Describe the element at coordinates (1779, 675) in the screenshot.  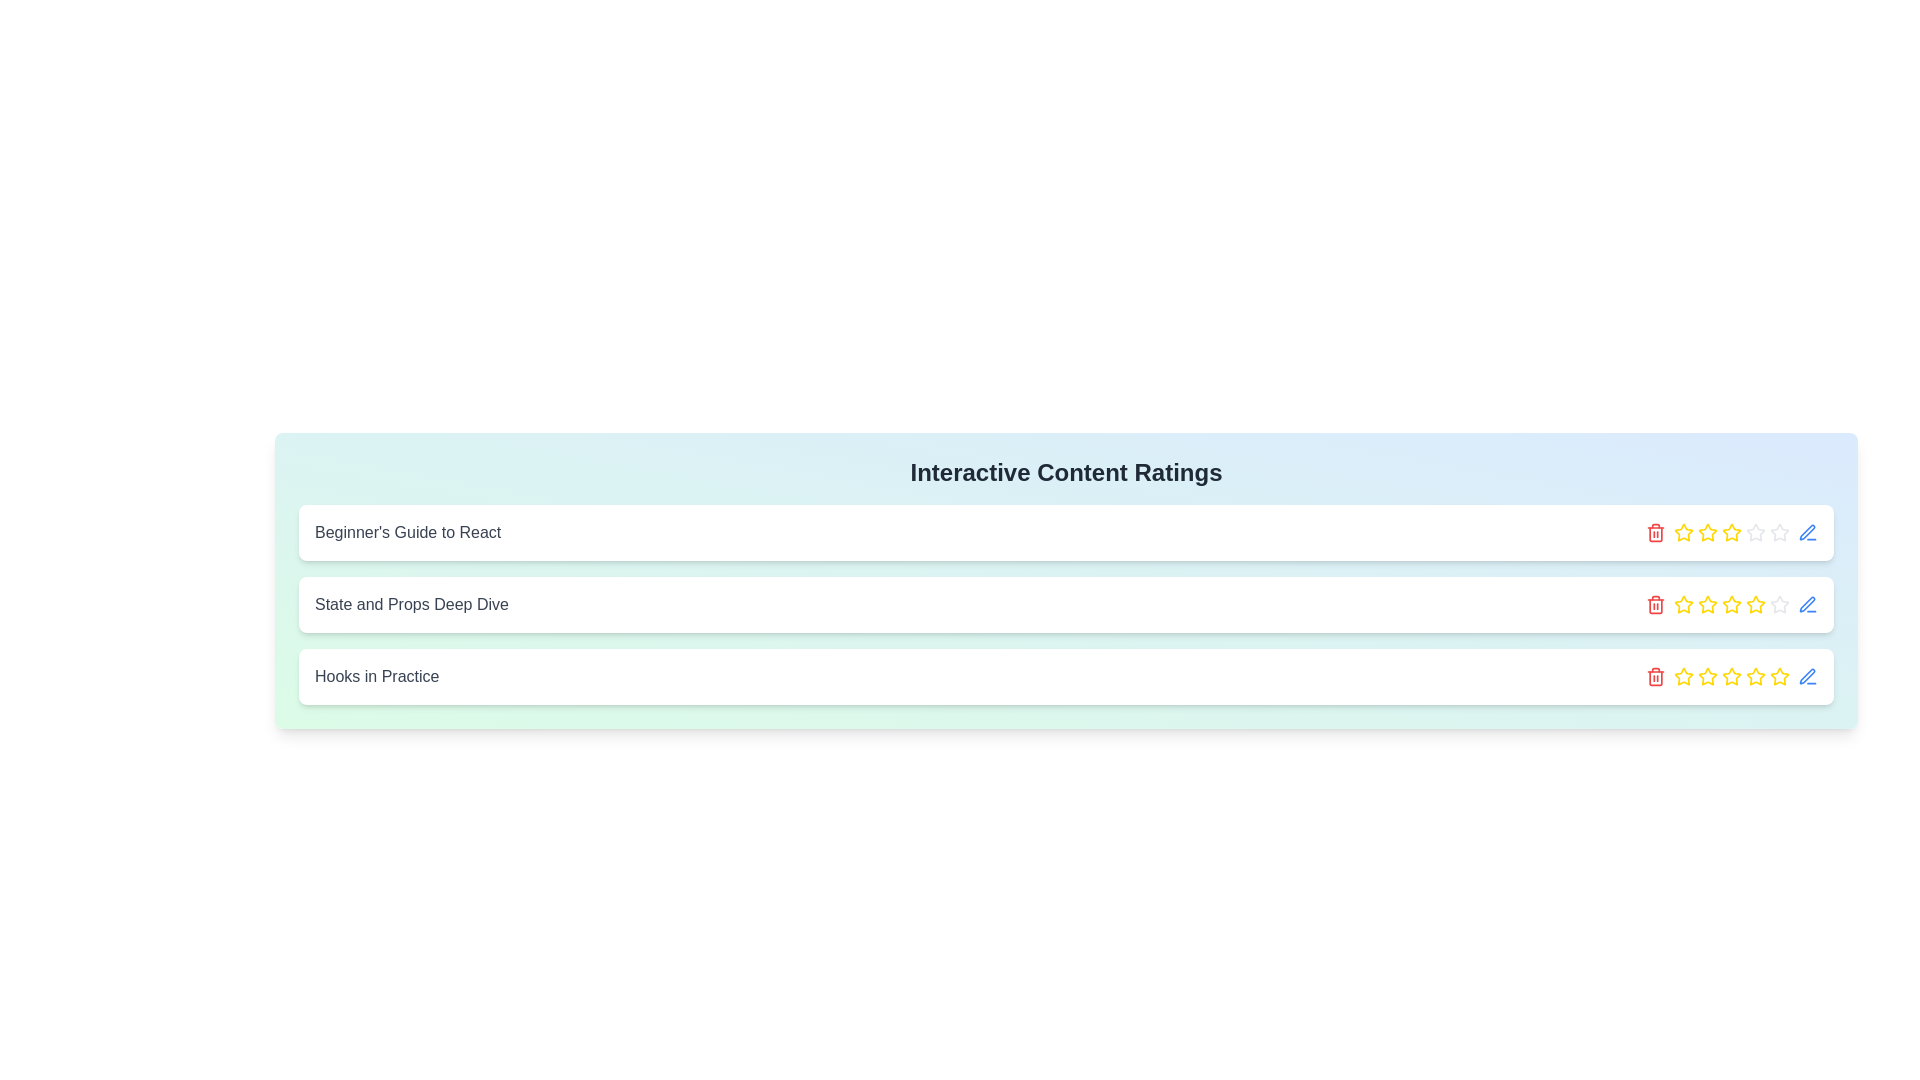
I see `the fourth star in the five-star rating system` at that location.